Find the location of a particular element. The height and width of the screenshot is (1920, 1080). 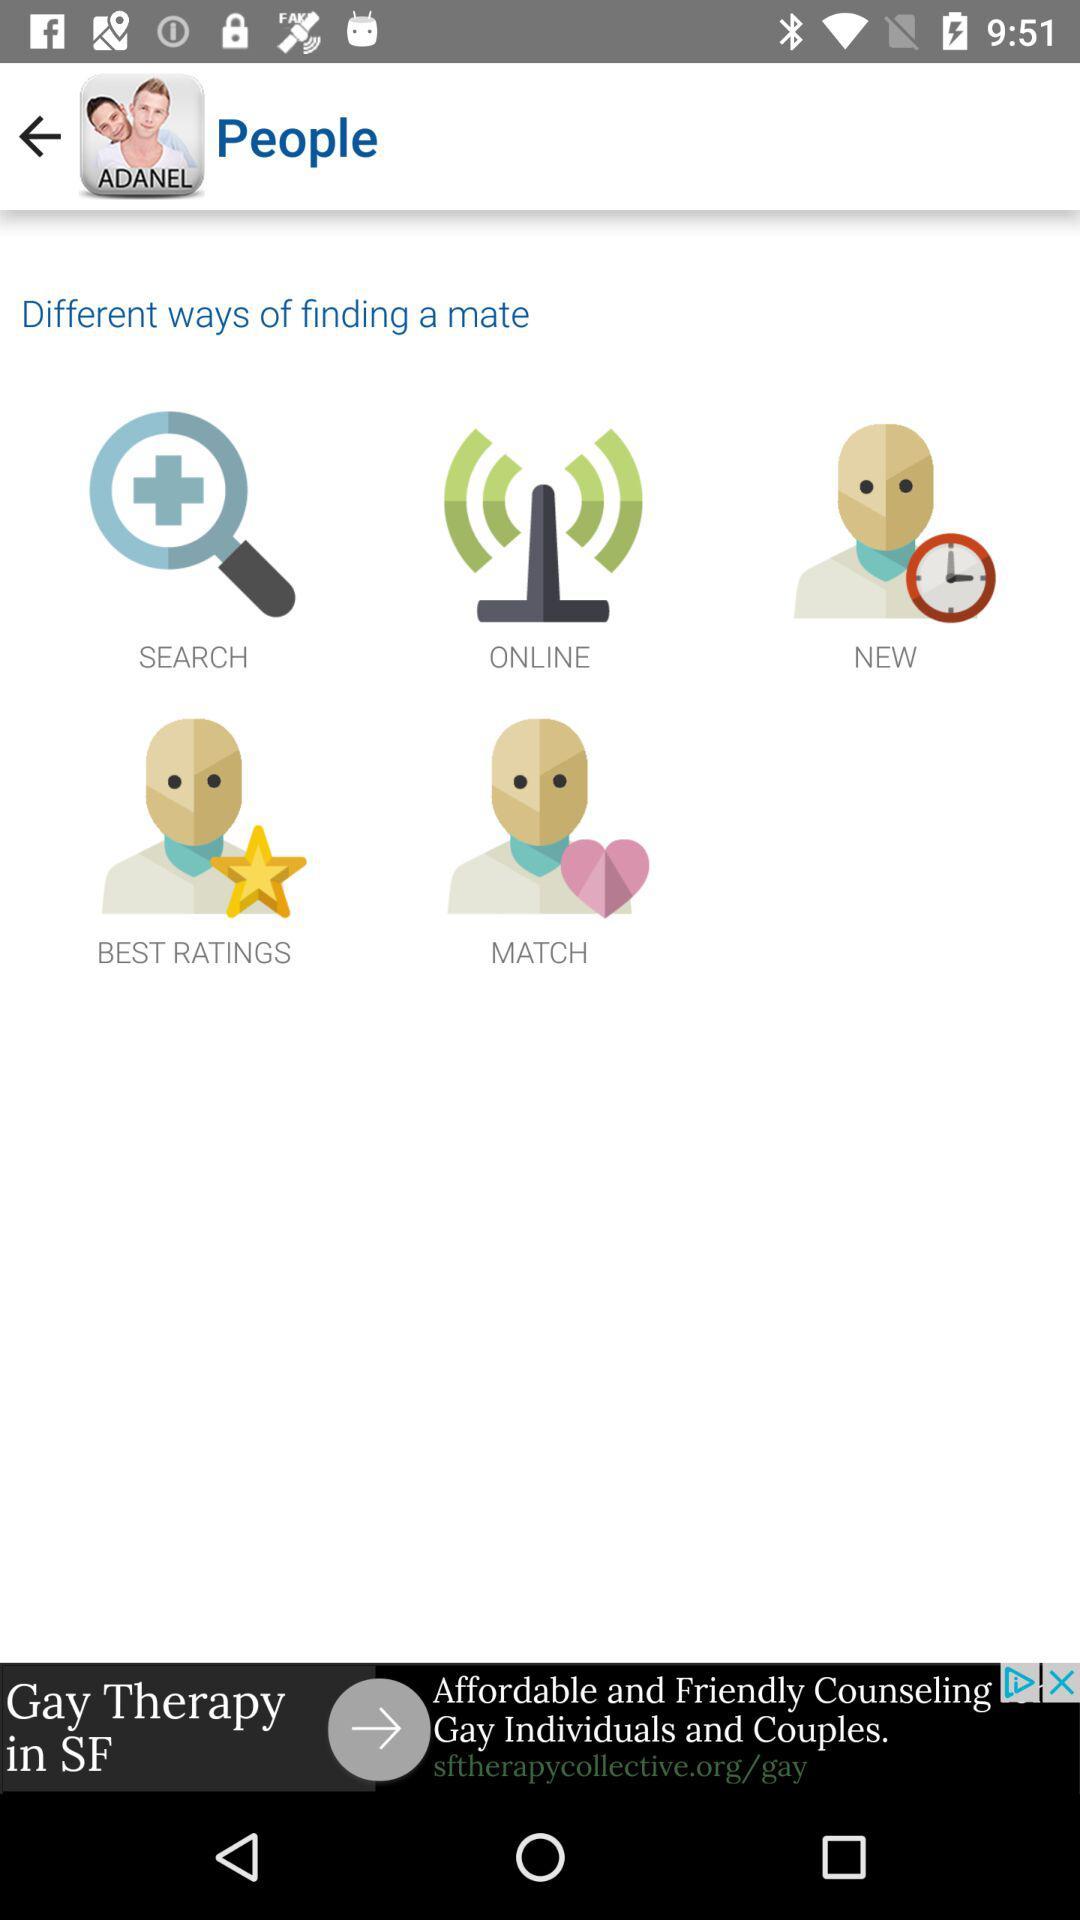

best ratings is located at coordinates (193, 836).